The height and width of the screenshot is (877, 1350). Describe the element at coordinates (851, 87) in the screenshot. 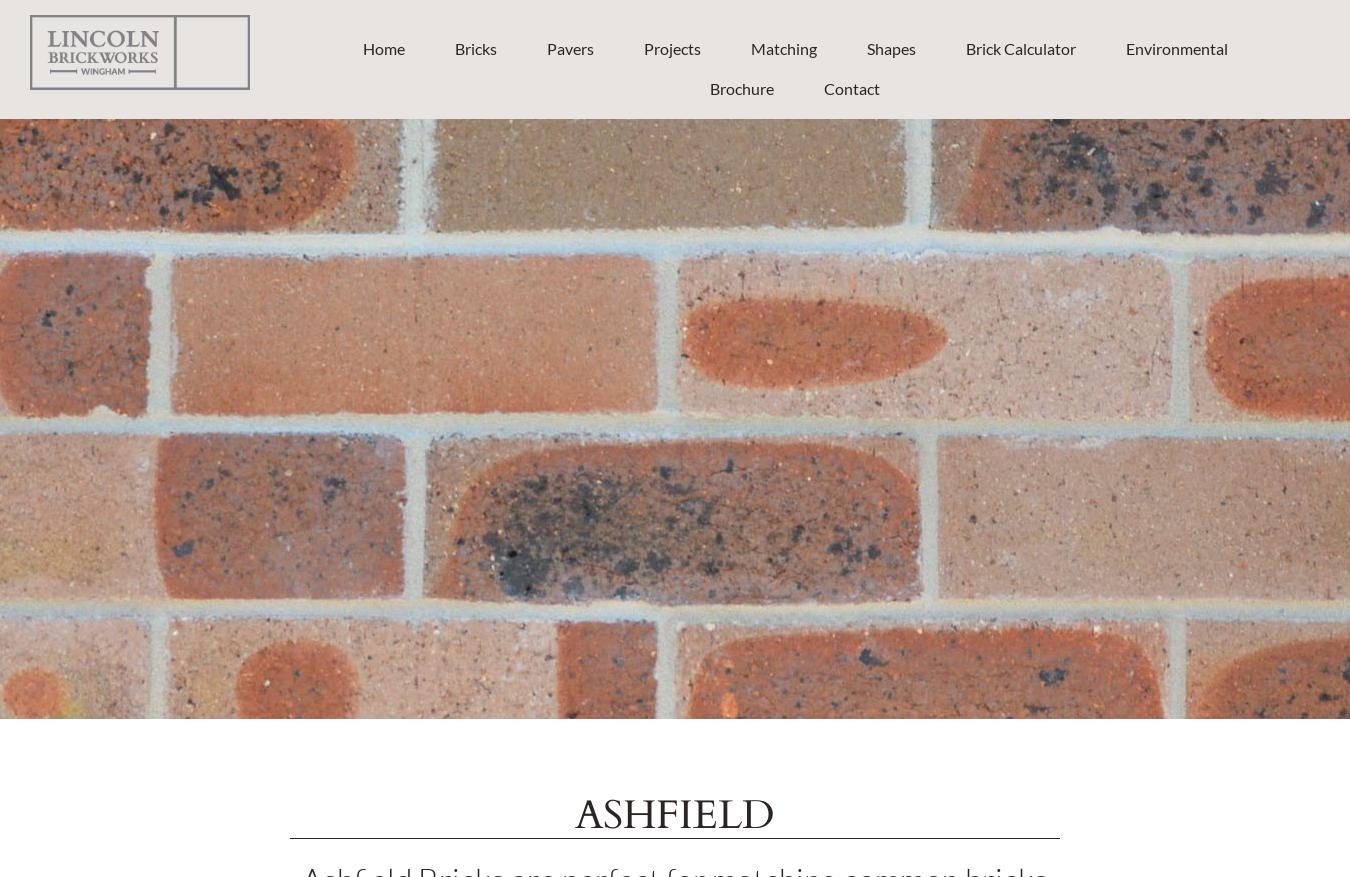

I see `'Contact'` at that location.